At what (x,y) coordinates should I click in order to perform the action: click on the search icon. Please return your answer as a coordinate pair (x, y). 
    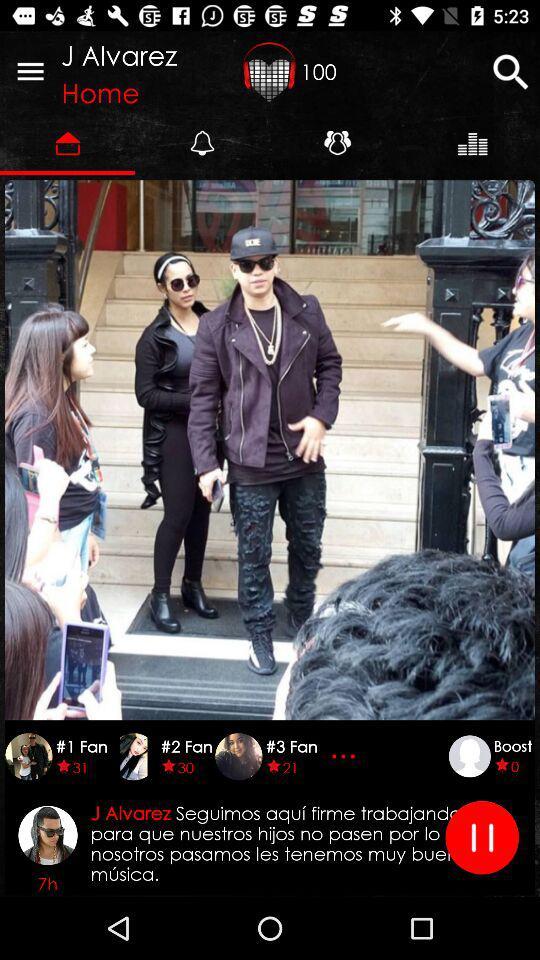
    Looking at the image, I should click on (510, 71).